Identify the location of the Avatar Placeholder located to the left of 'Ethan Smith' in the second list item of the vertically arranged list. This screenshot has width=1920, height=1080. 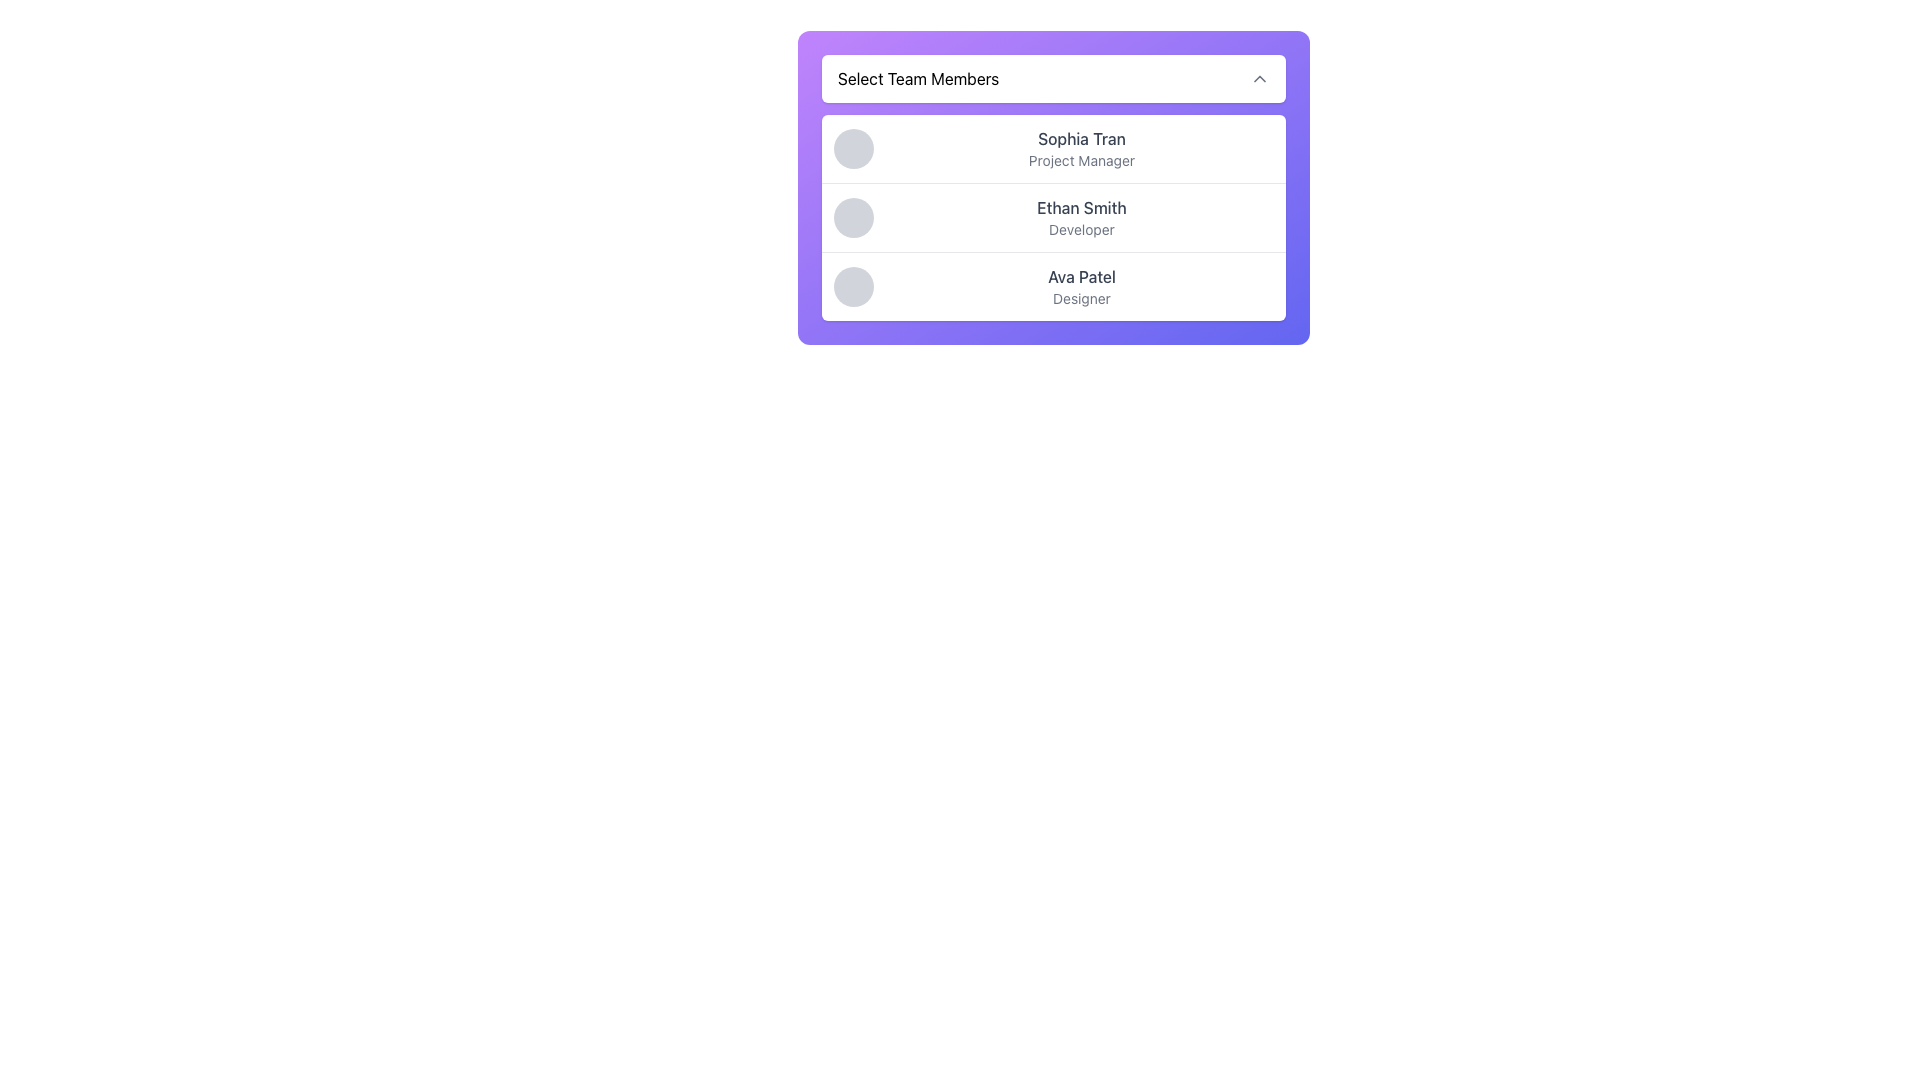
(854, 218).